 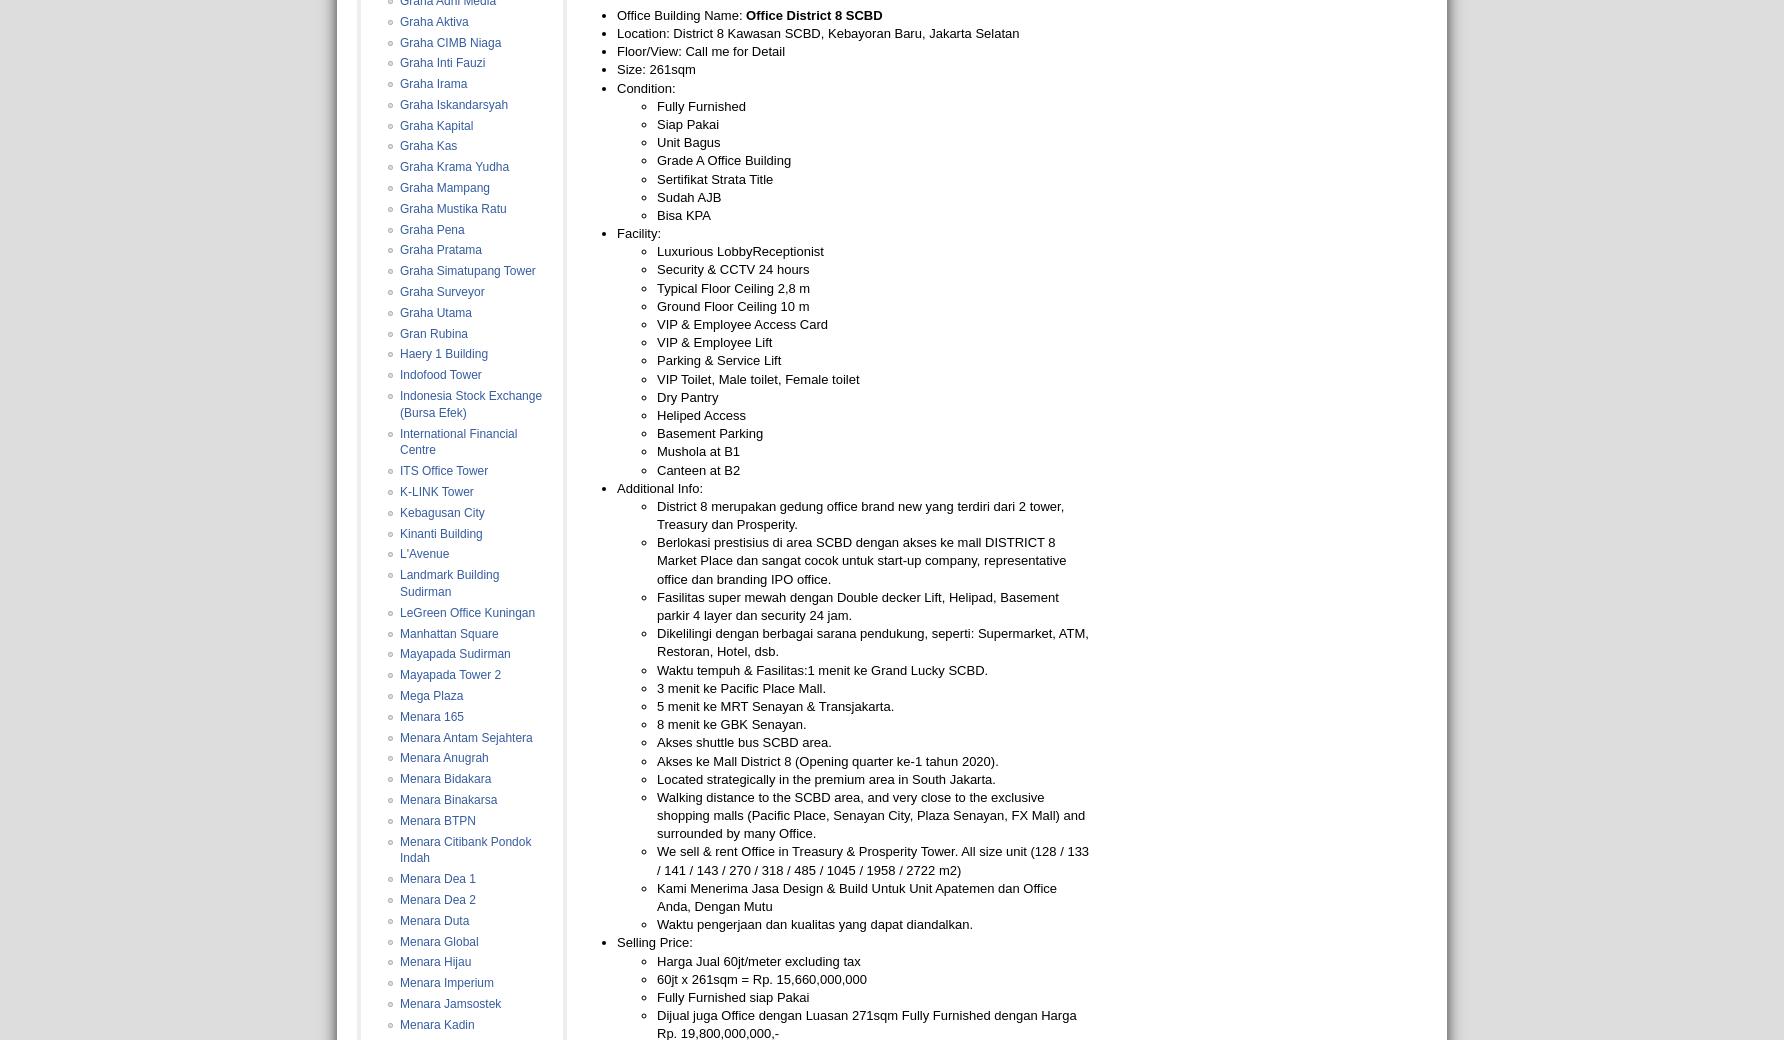 I want to click on 'Fully Furnished siap Pakai', so click(x=733, y=996).